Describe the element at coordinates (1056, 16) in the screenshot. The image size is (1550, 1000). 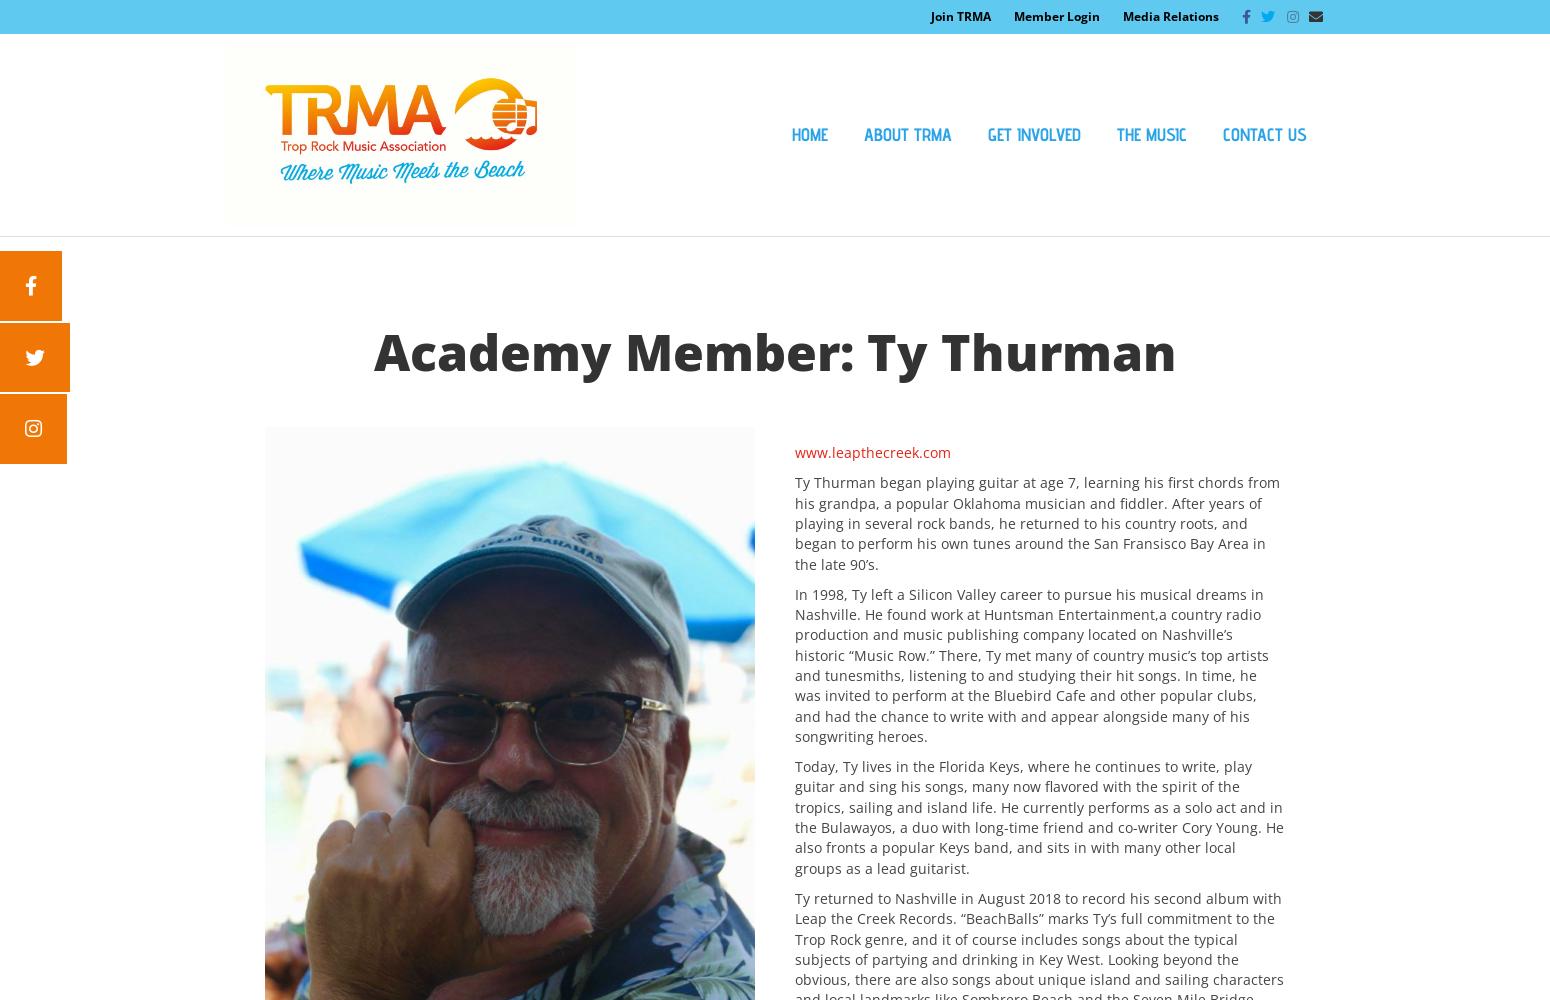
I see `'Member Login'` at that location.